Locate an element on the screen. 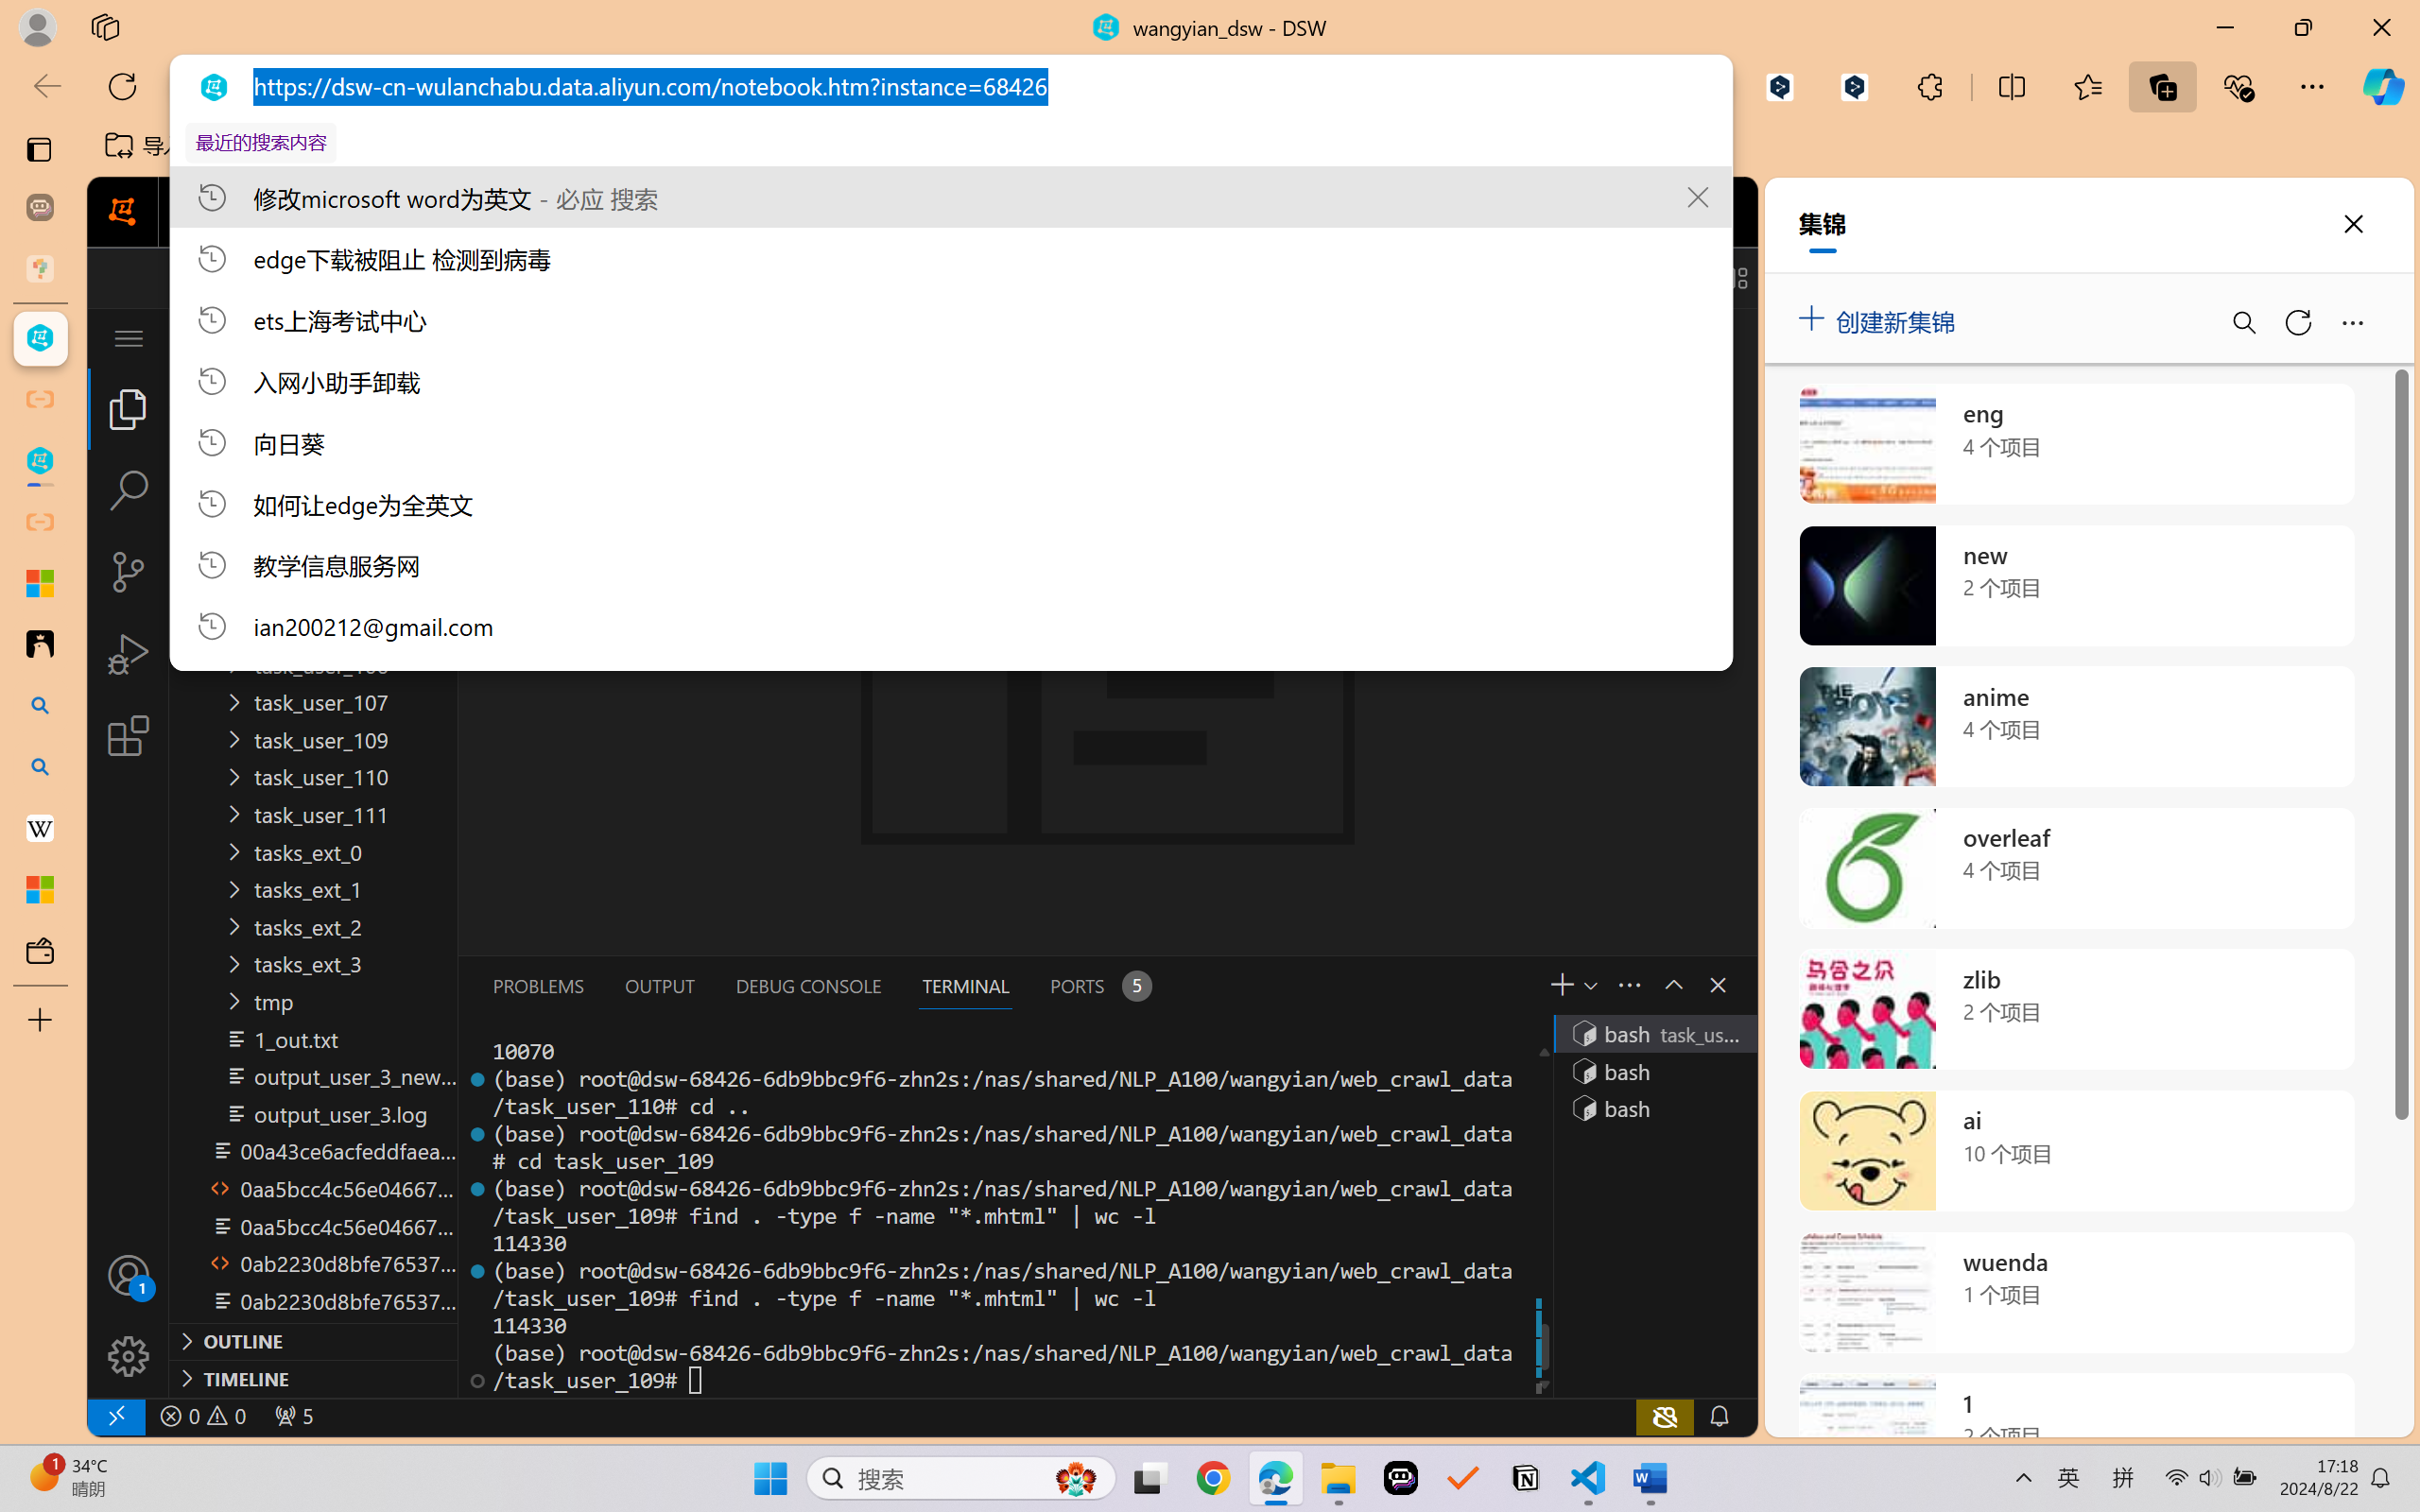  'Terminal 2 bash' is located at coordinates (1652, 1070).